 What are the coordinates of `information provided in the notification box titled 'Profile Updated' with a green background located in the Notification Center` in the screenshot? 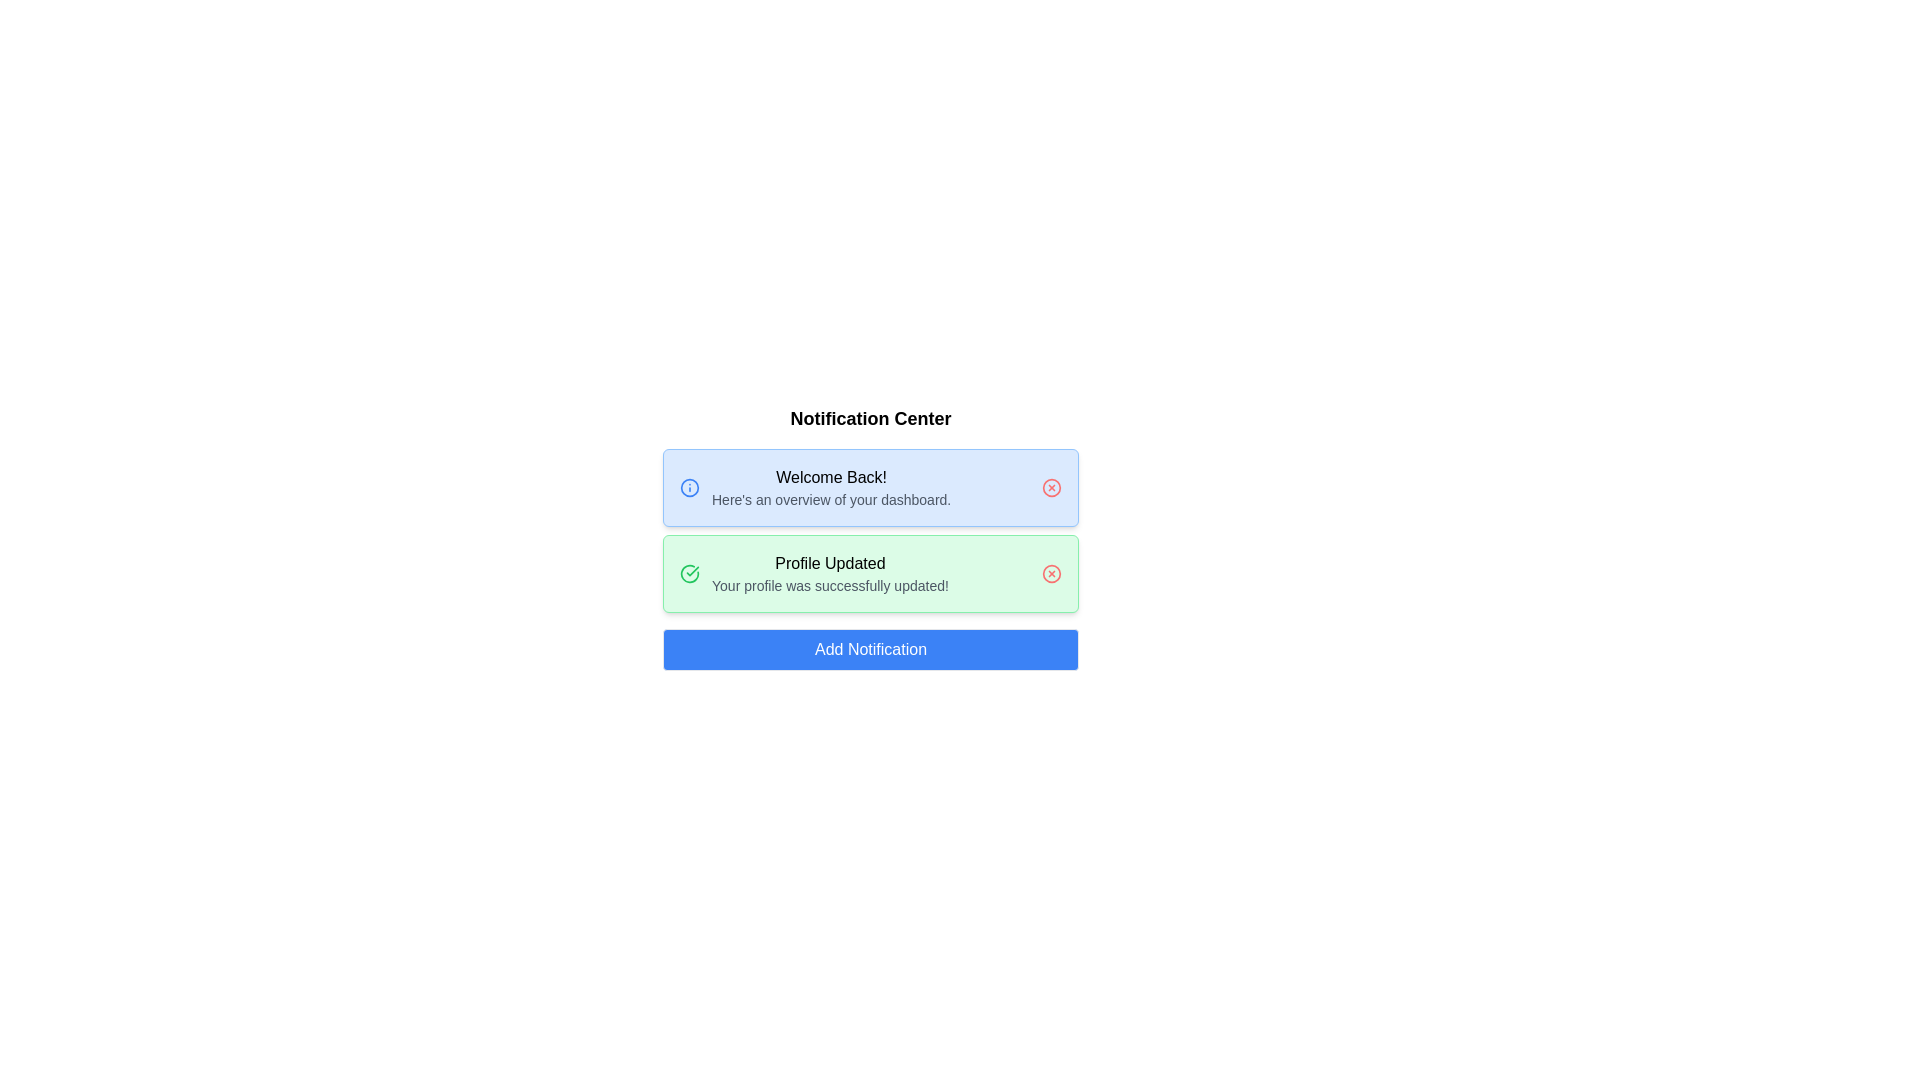 It's located at (870, 574).